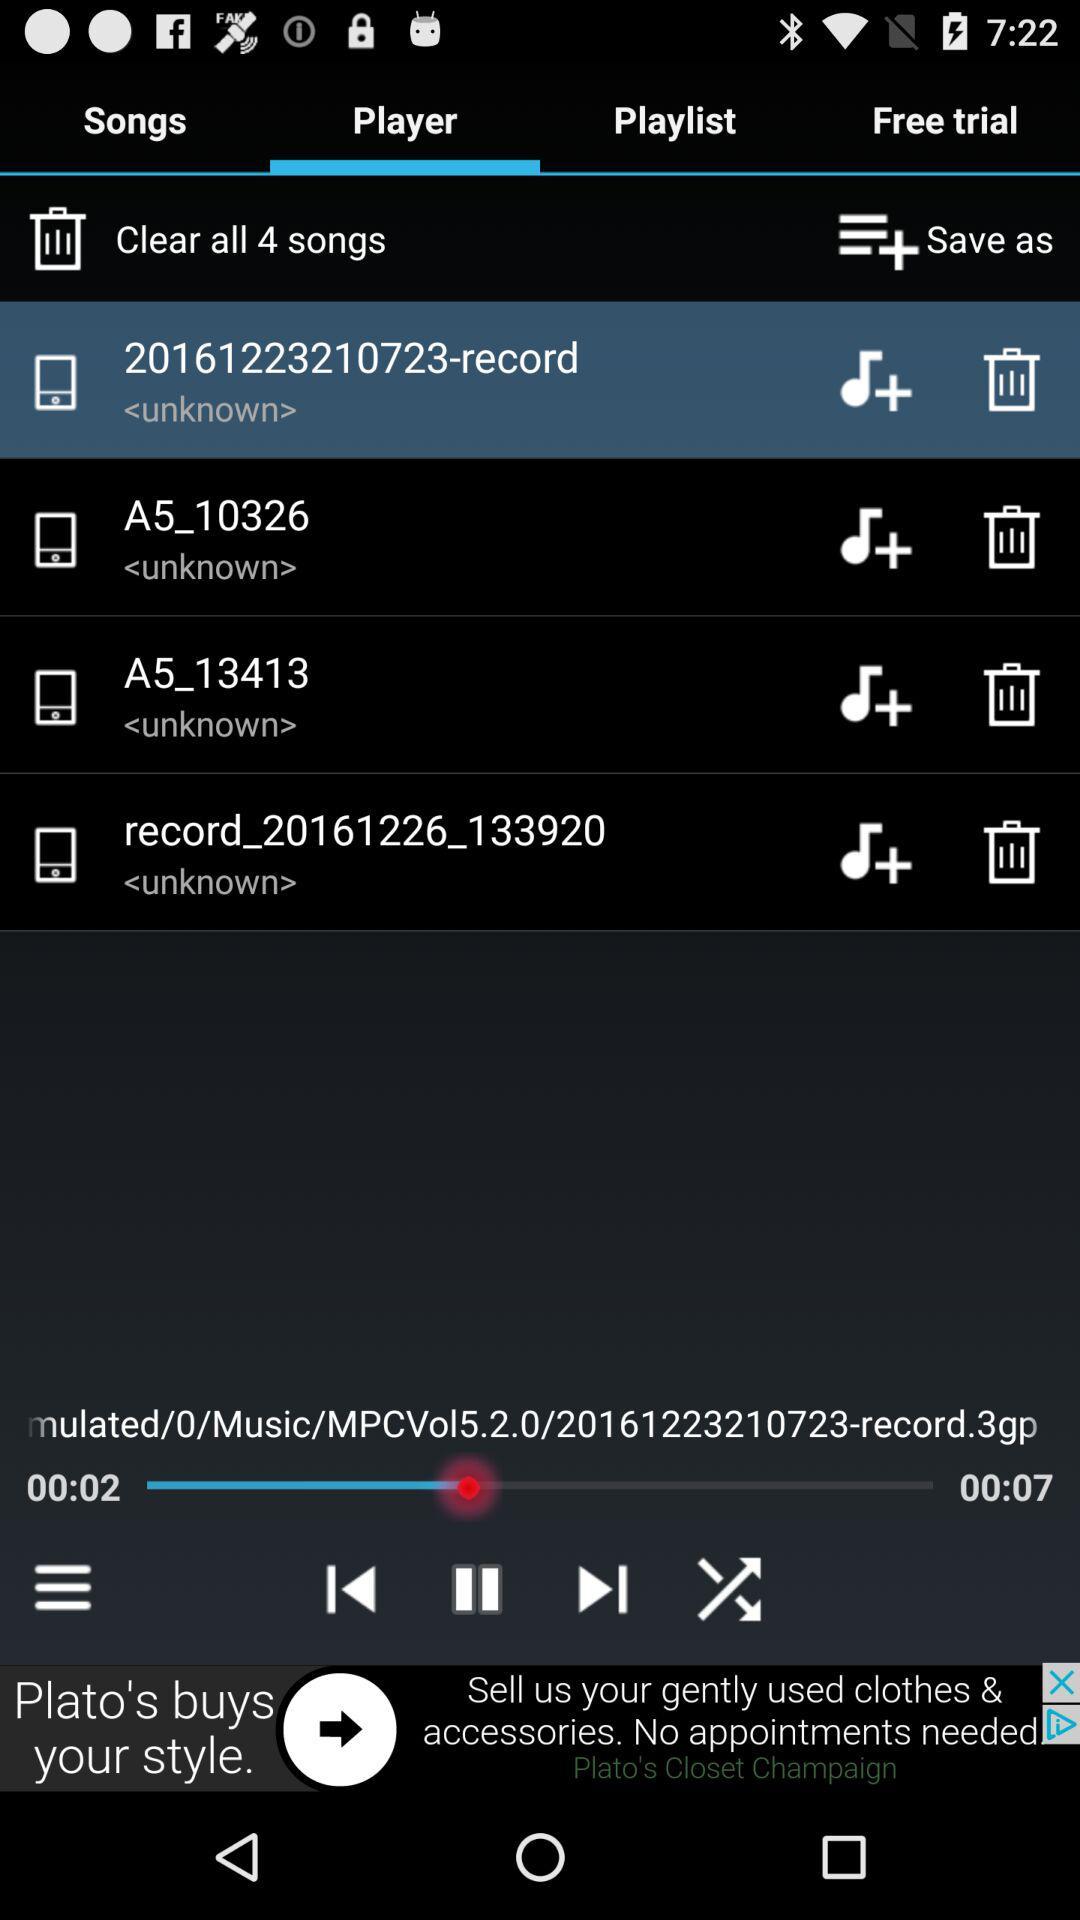  I want to click on adverdasmand, so click(540, 1727).